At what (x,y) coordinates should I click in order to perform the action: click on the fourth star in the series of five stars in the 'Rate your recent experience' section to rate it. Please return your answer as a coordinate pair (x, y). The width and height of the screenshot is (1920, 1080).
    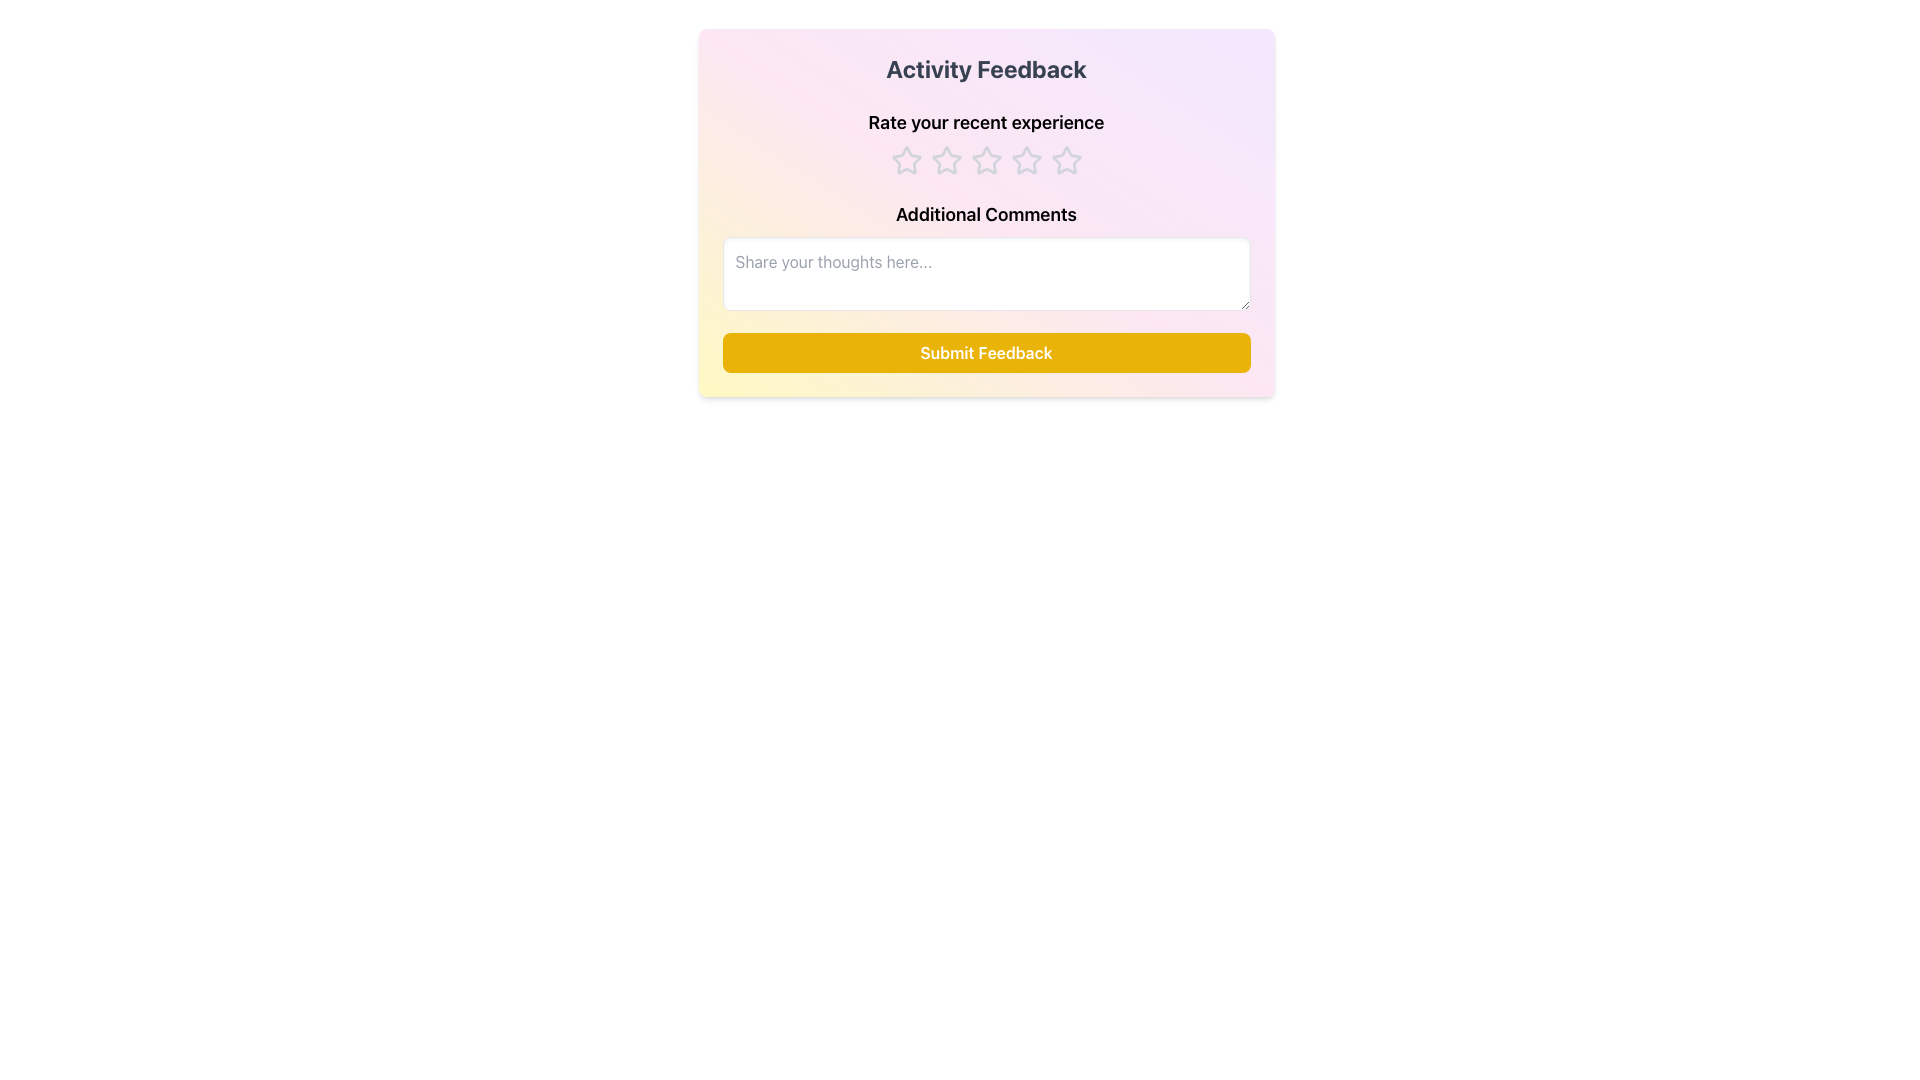
    Looking at the image, I should click on (1065, 159).